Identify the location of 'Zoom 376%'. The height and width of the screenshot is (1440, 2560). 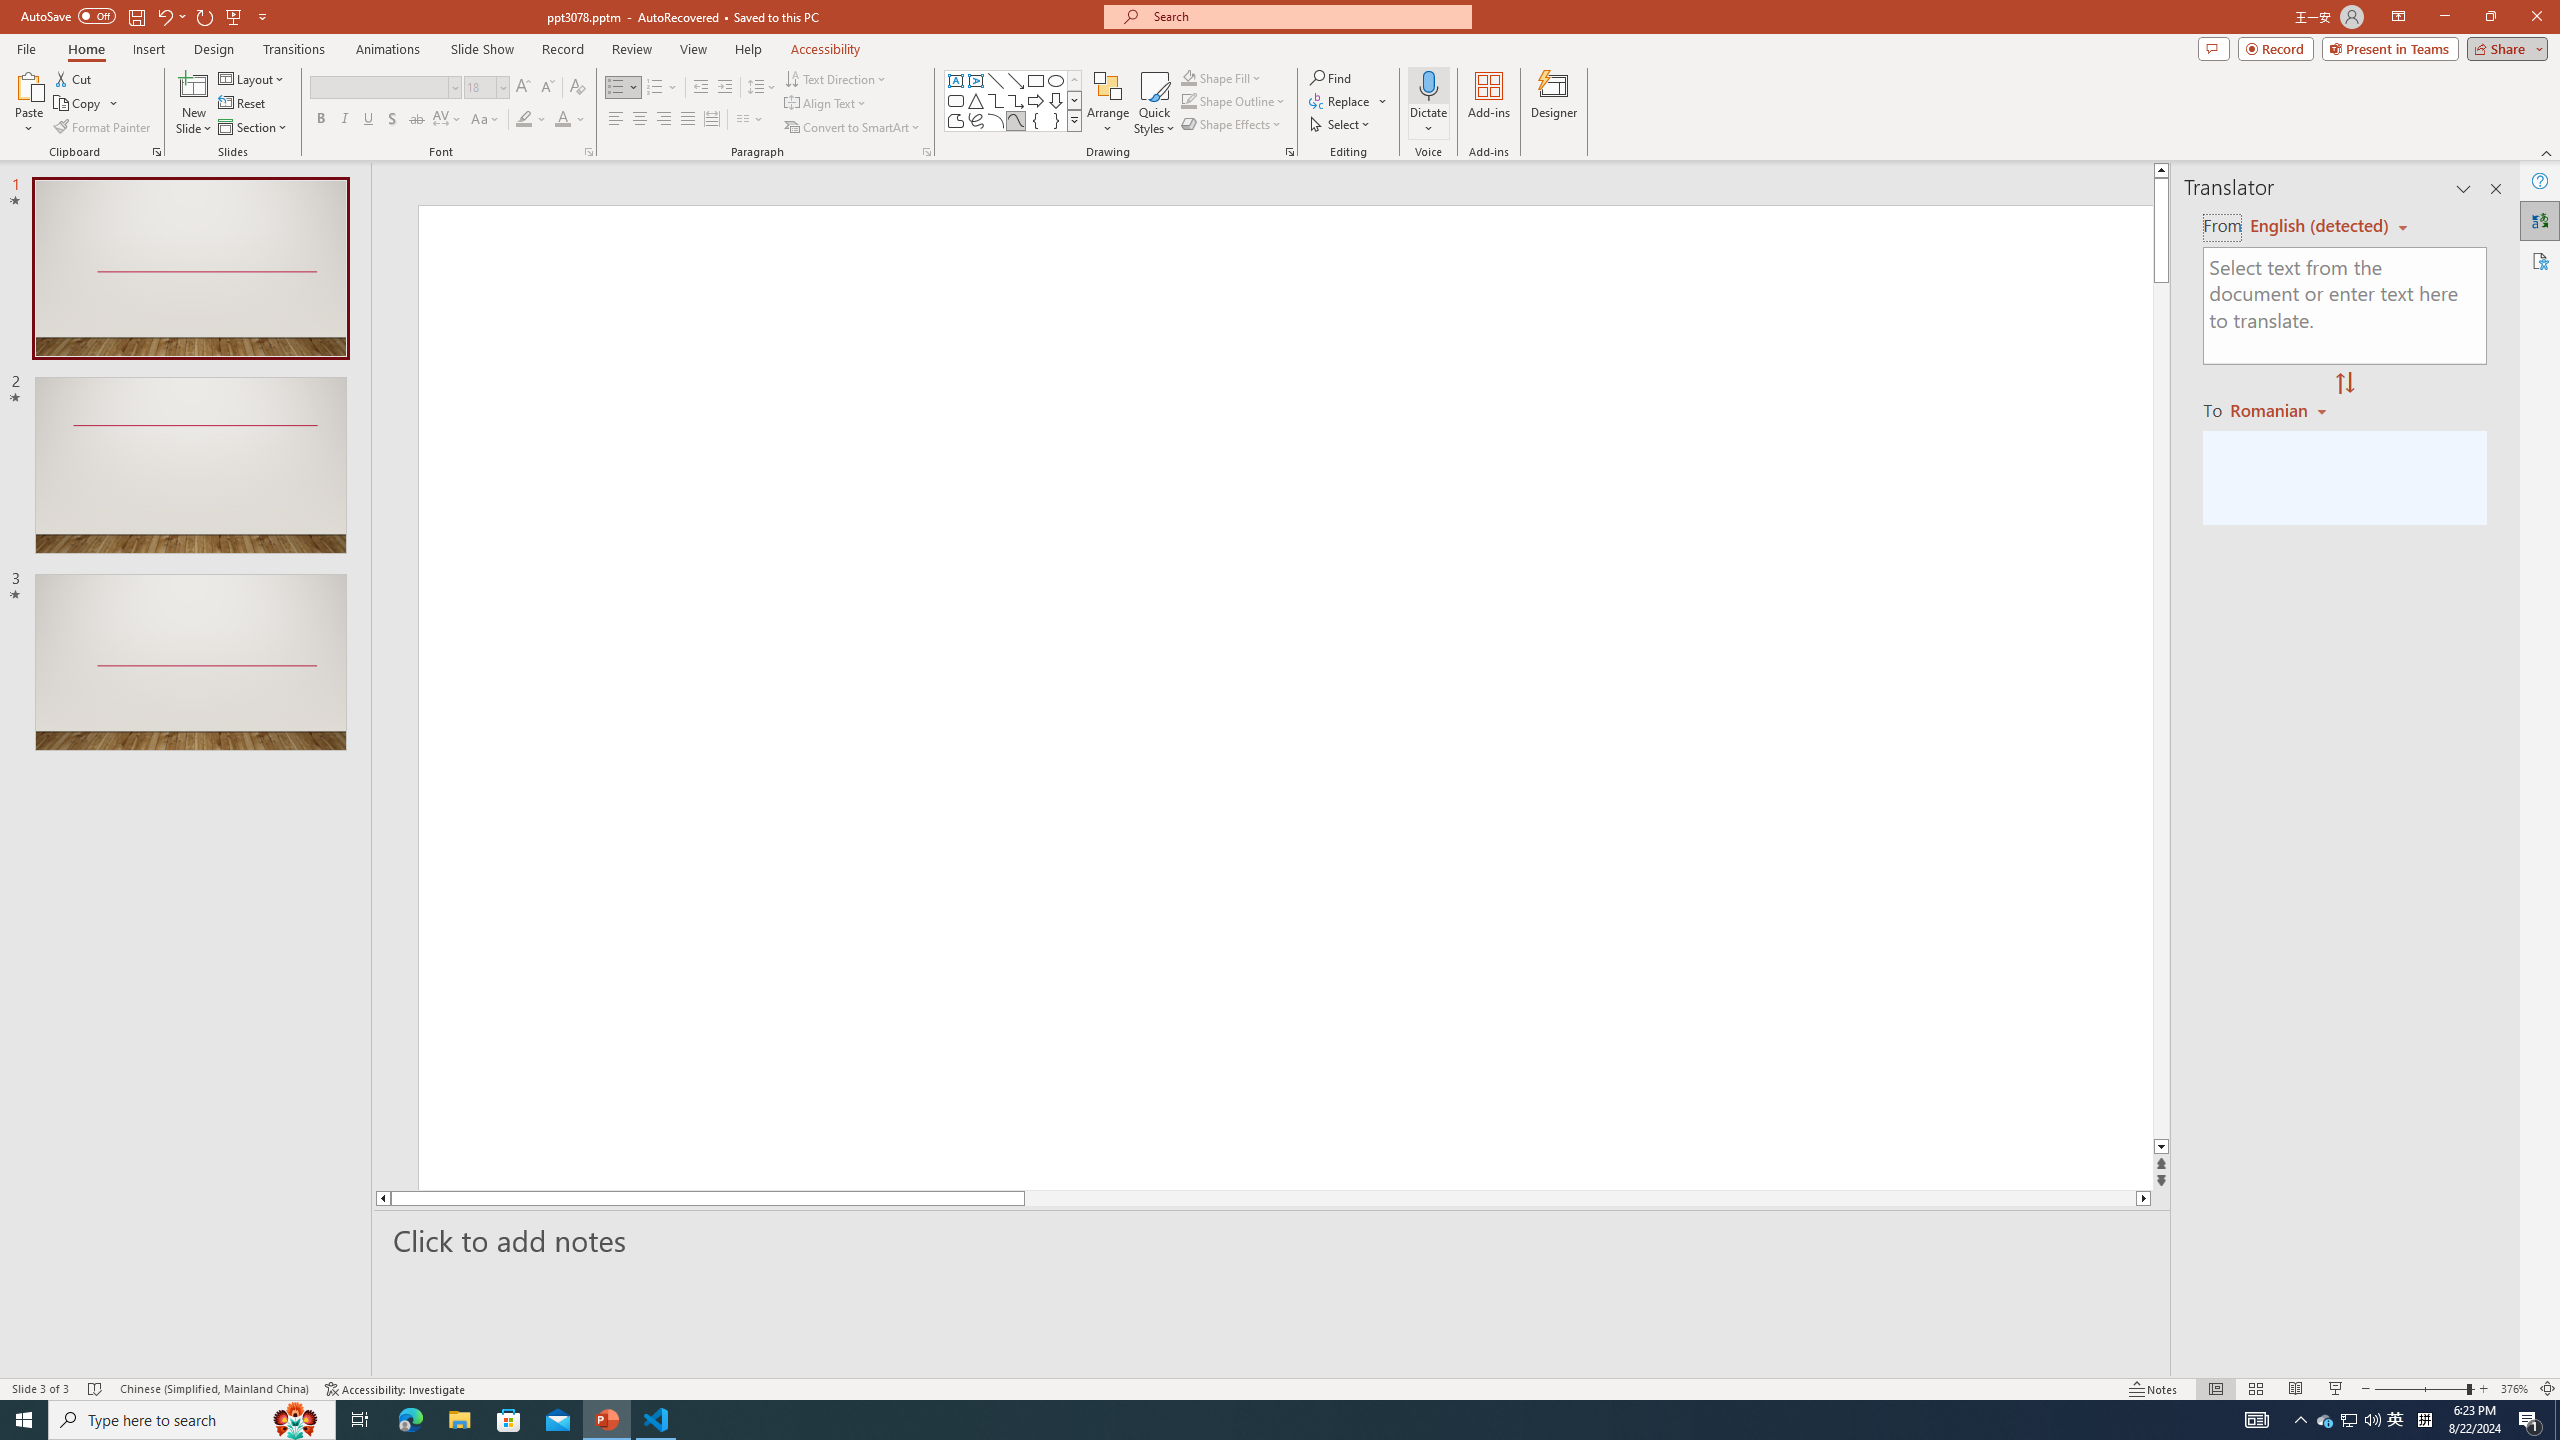
(2515, 1389).